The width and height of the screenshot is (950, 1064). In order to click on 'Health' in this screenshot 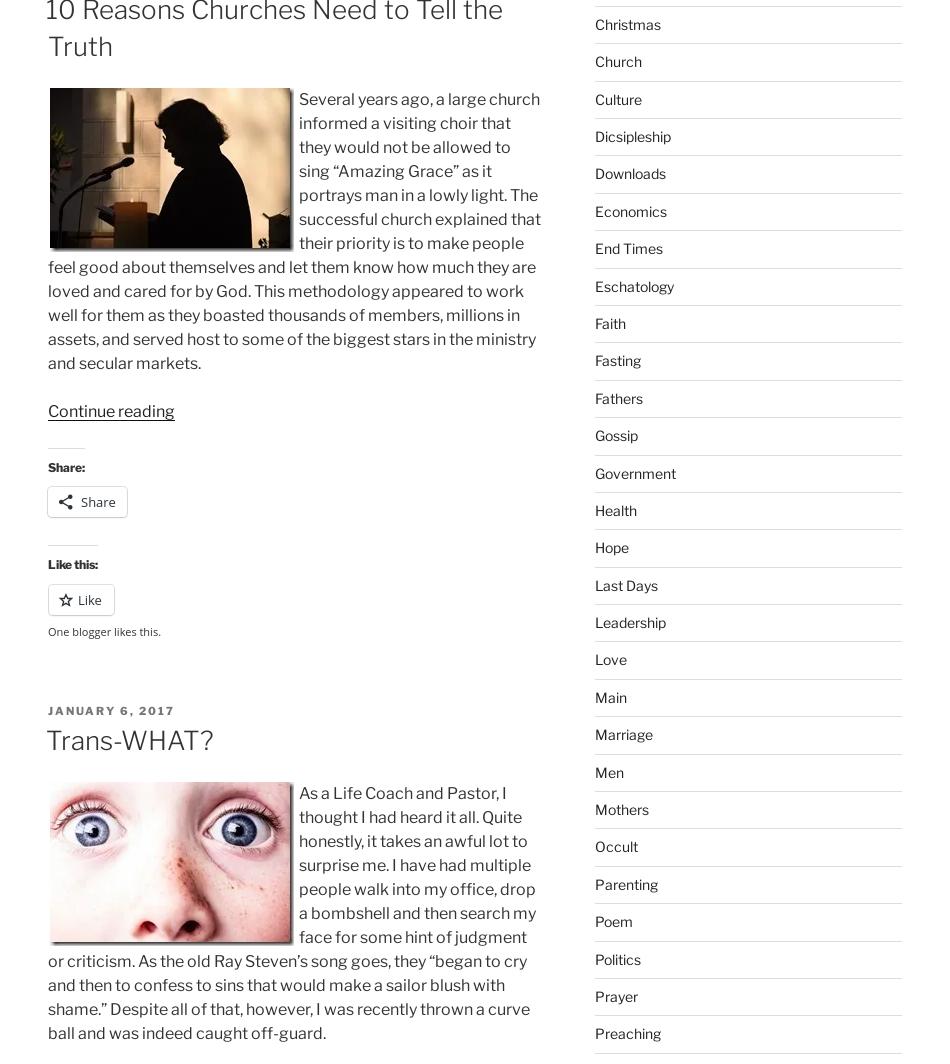, I will do `click(615, 509)`.